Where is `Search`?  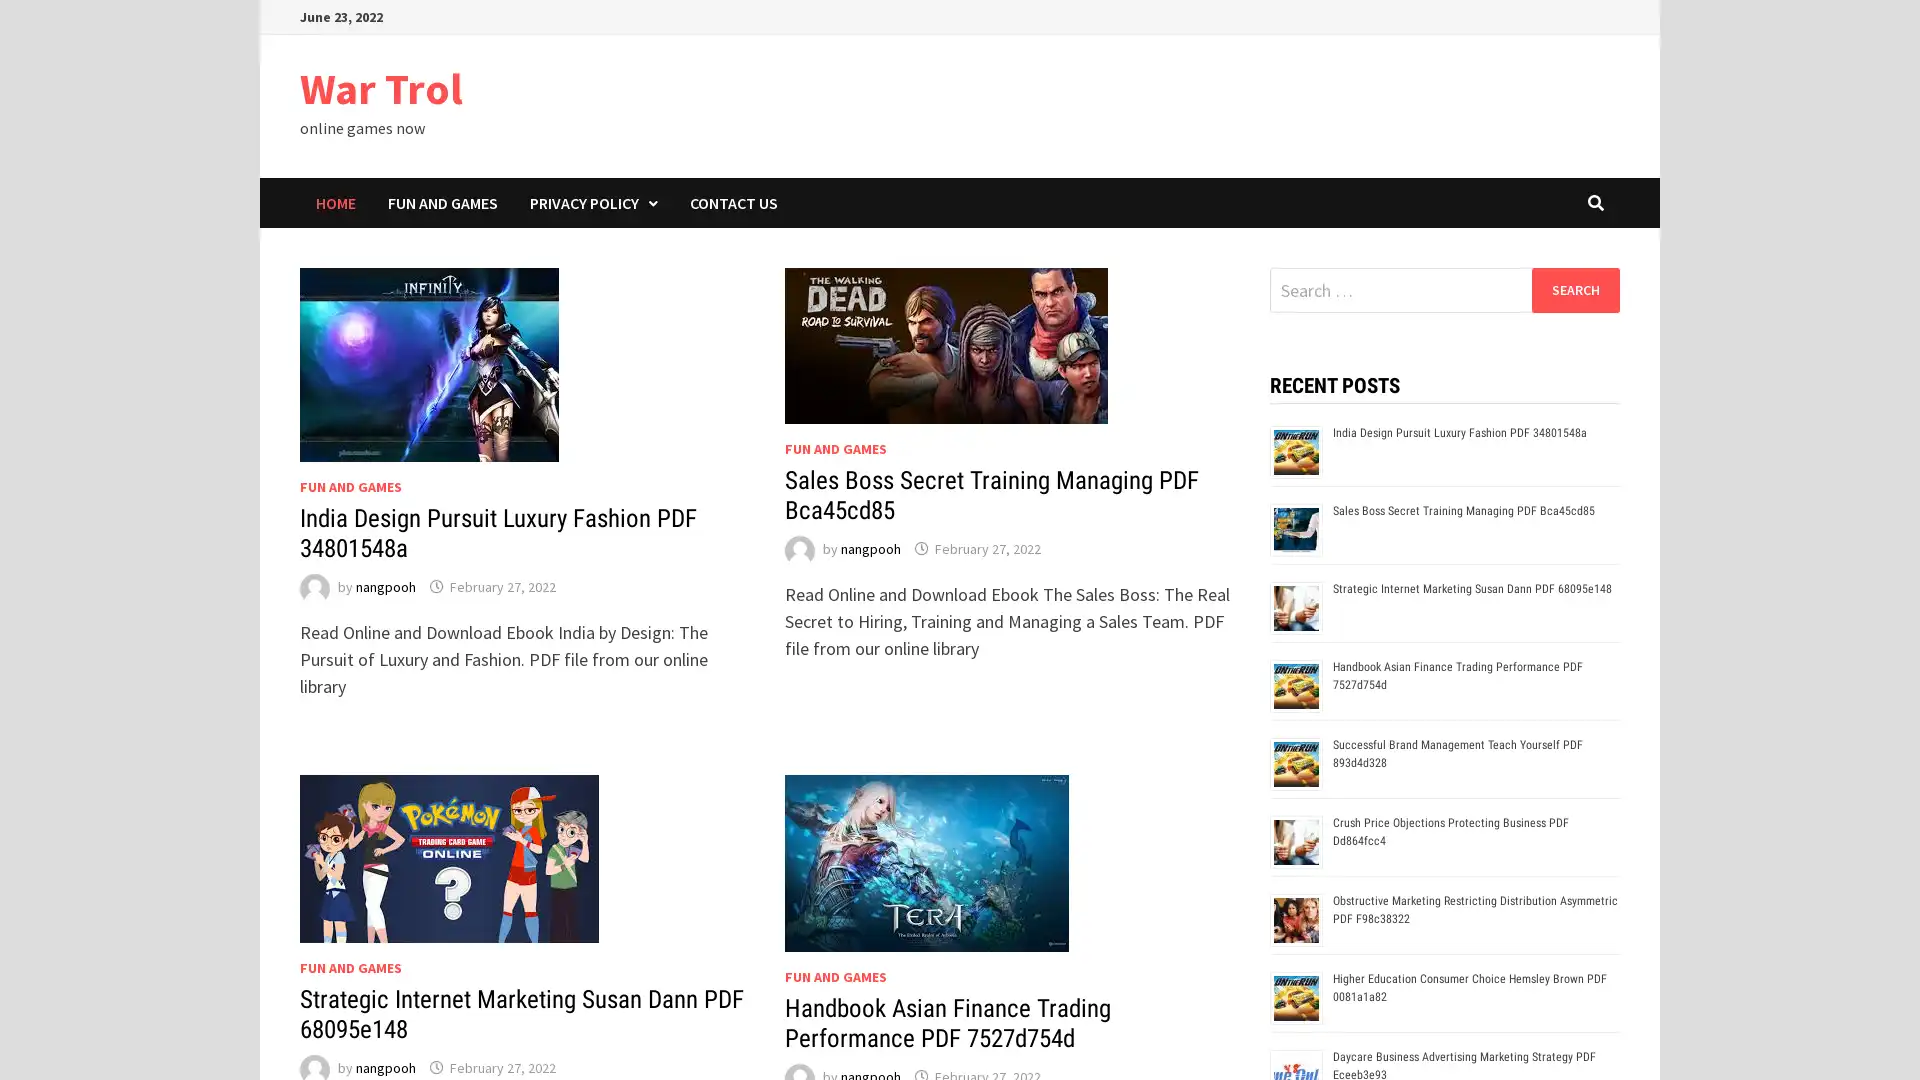 Search is located at coordinates (1574, 289).